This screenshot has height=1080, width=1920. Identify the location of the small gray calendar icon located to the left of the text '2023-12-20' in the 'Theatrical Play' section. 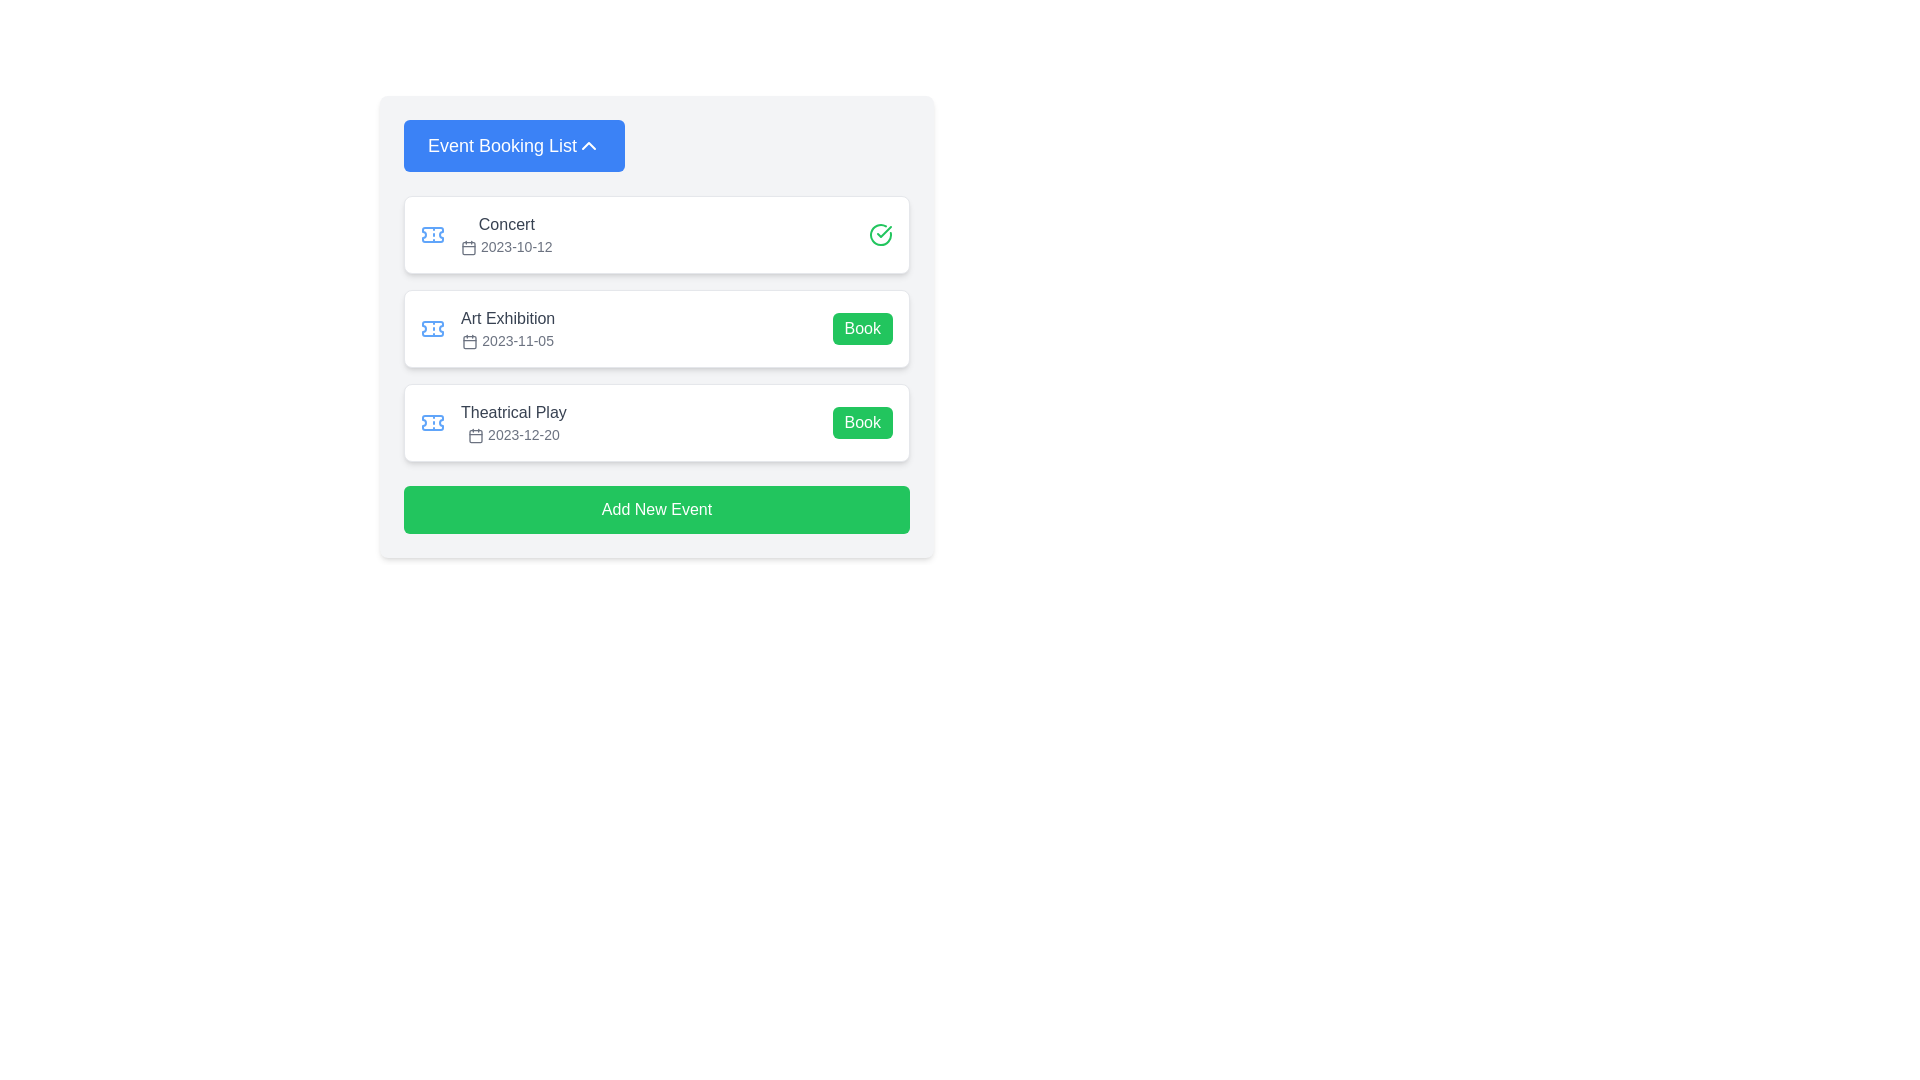
(475, 435).